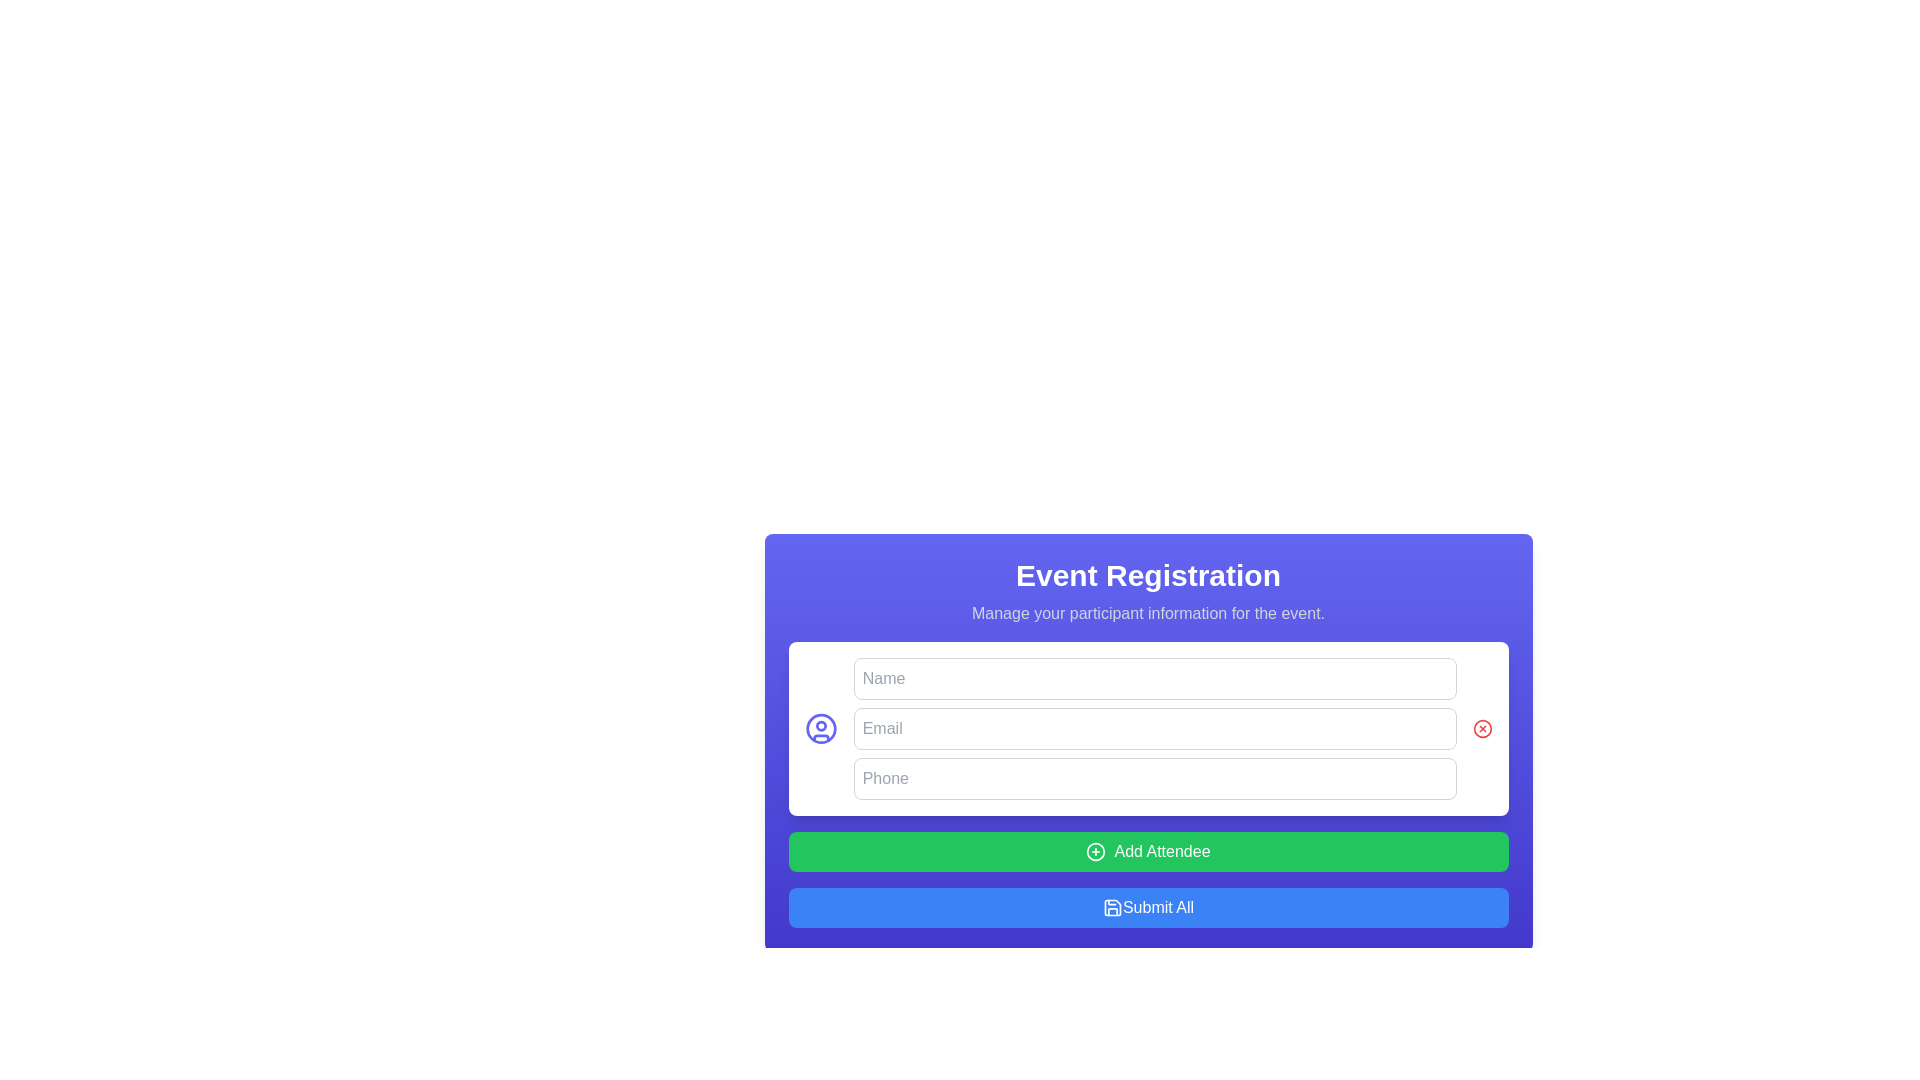  Describe the element at coordinates (1148, 907) in the screenshot. I see `the button designed to submit all data in the 'Event Registration' card, located below the 'Add Attendee' button` at that location.